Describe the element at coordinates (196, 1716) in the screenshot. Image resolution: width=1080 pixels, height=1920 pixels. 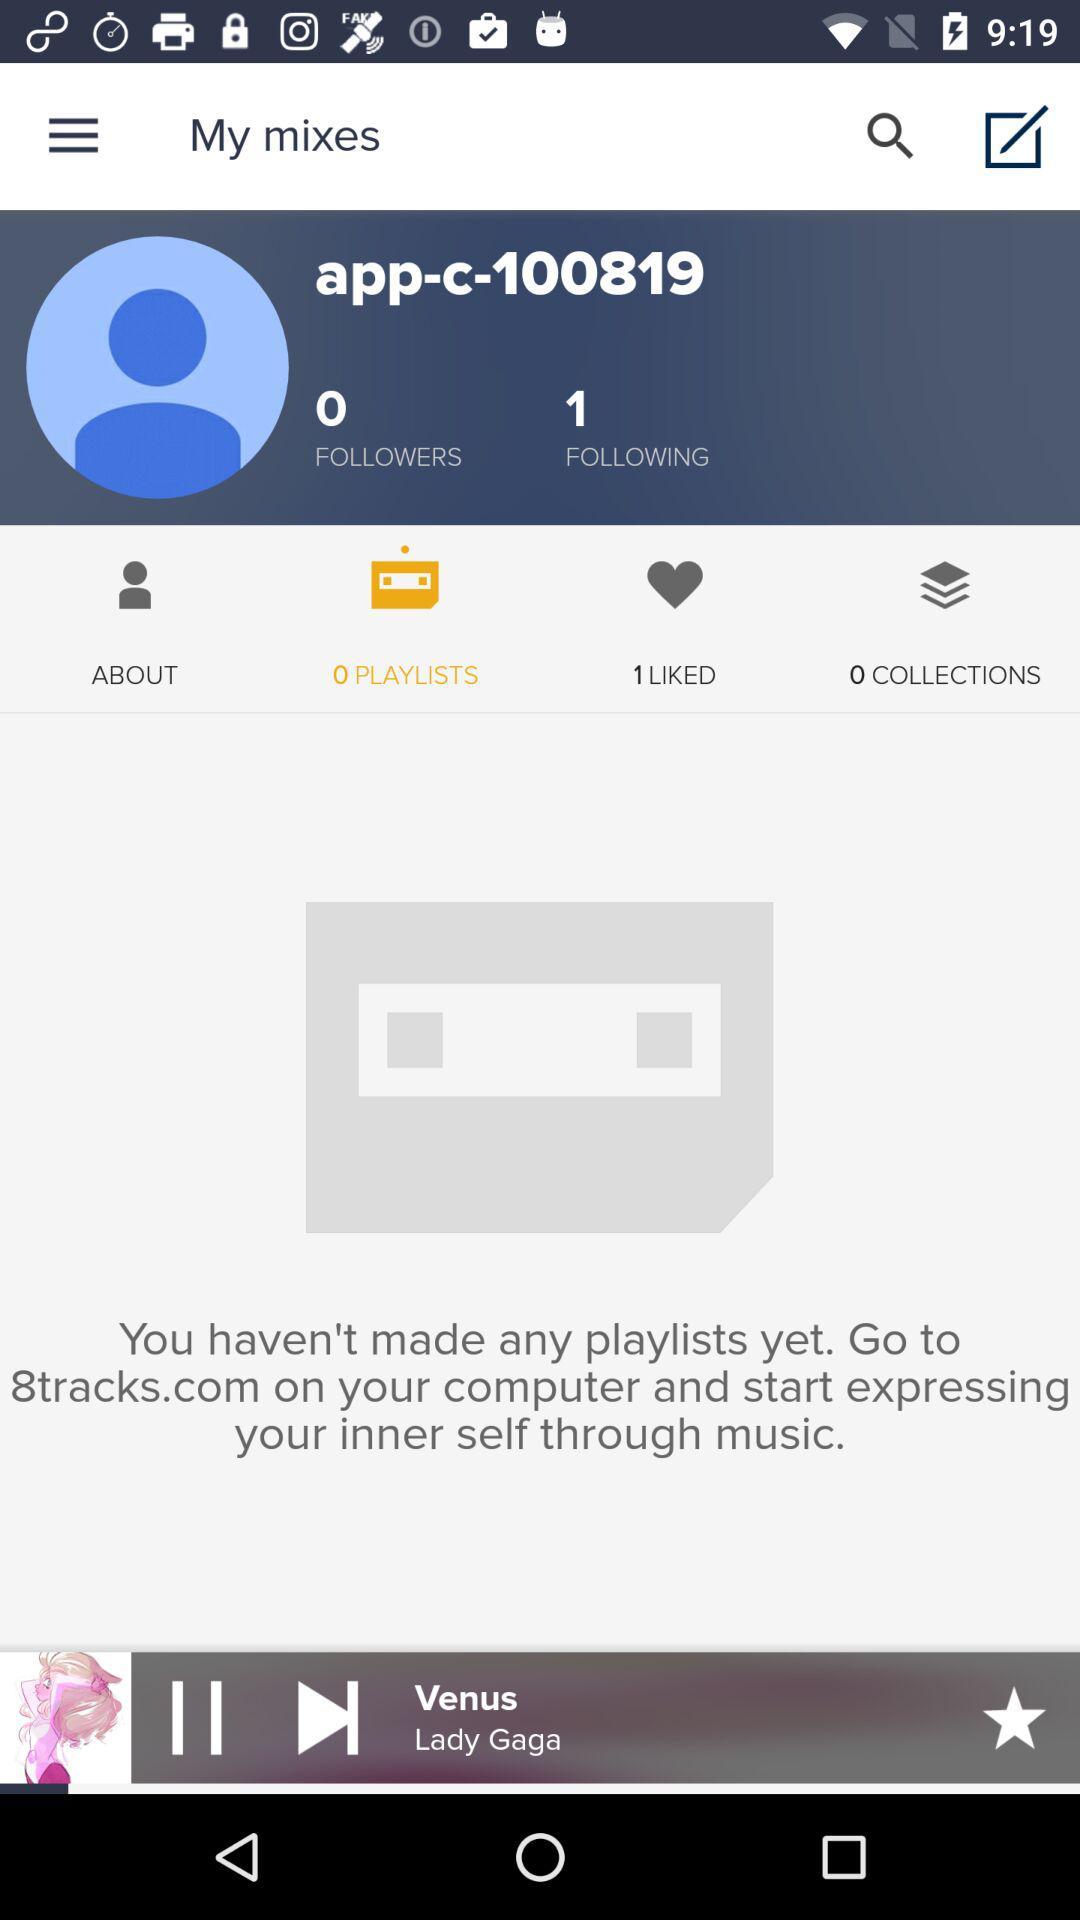
I see `the pause icon` at that location.